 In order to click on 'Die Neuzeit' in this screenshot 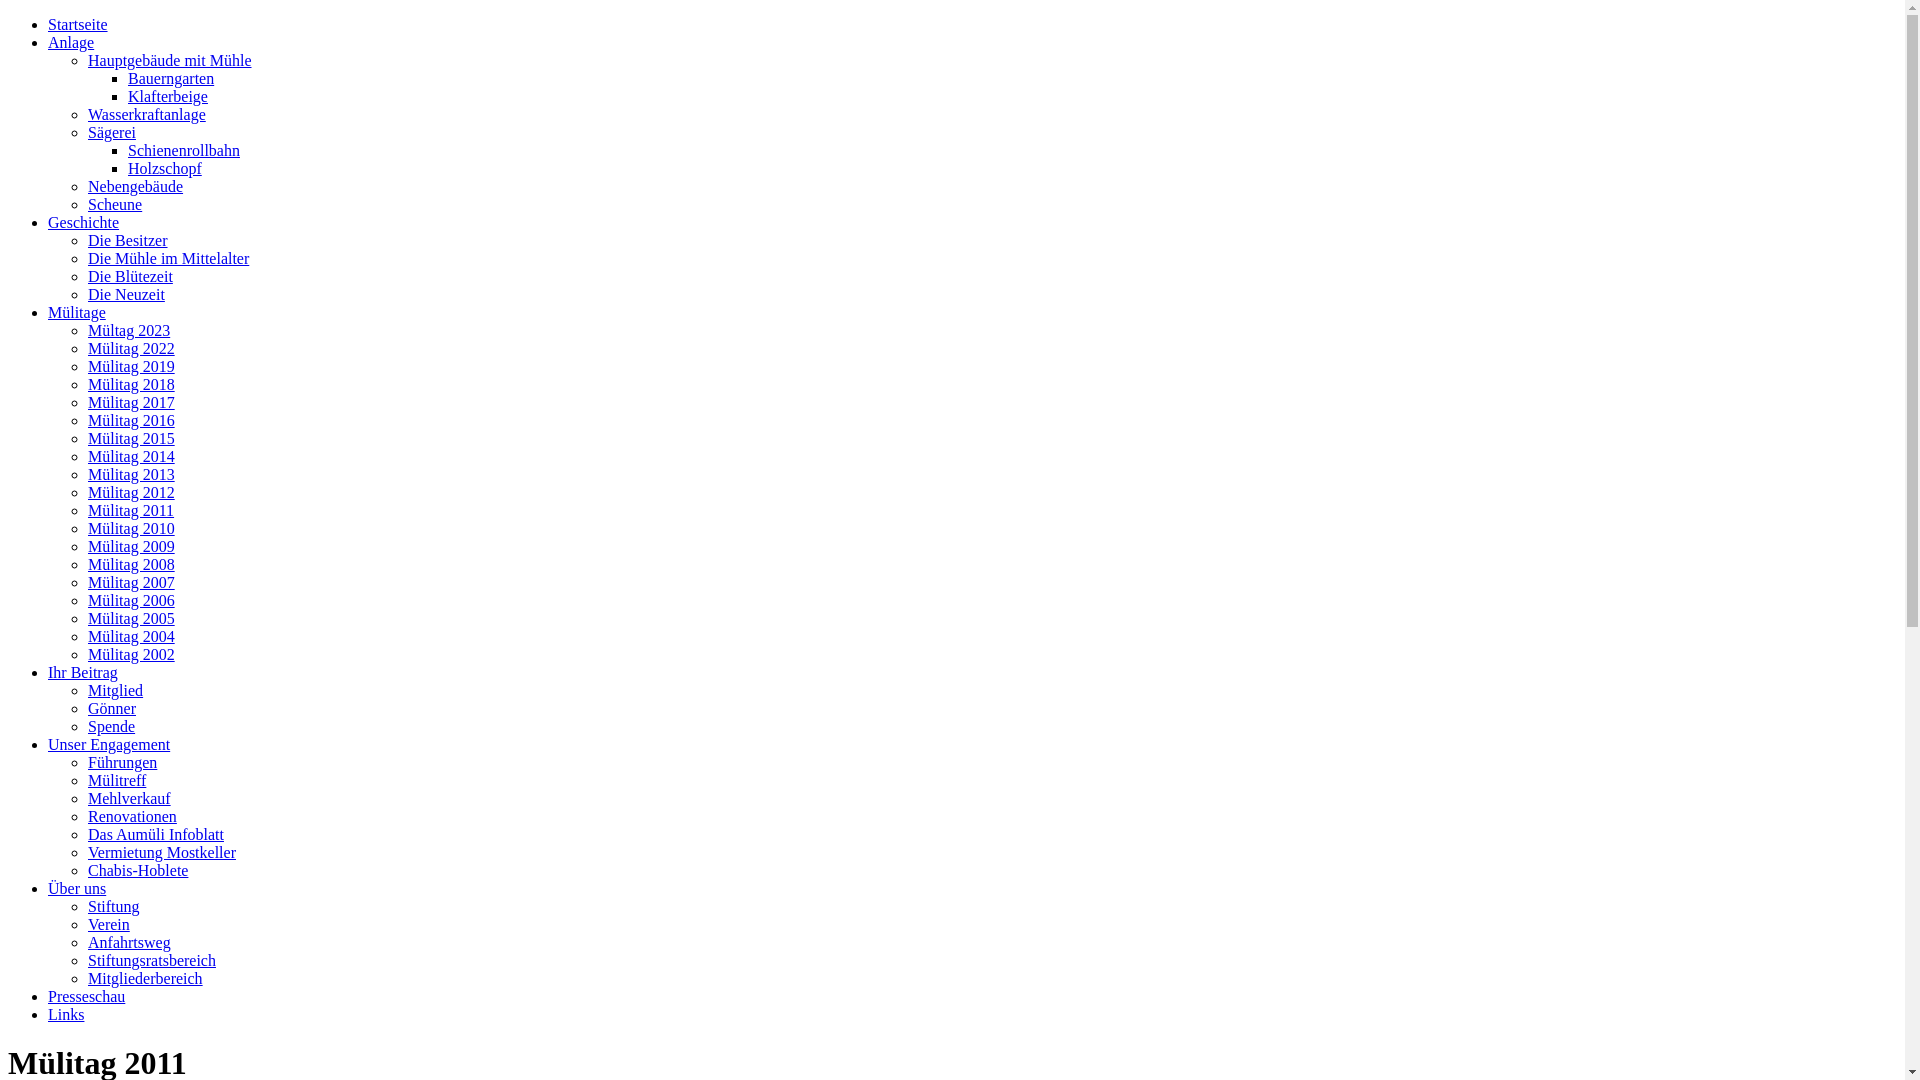, I will do `click(125, 294)`.